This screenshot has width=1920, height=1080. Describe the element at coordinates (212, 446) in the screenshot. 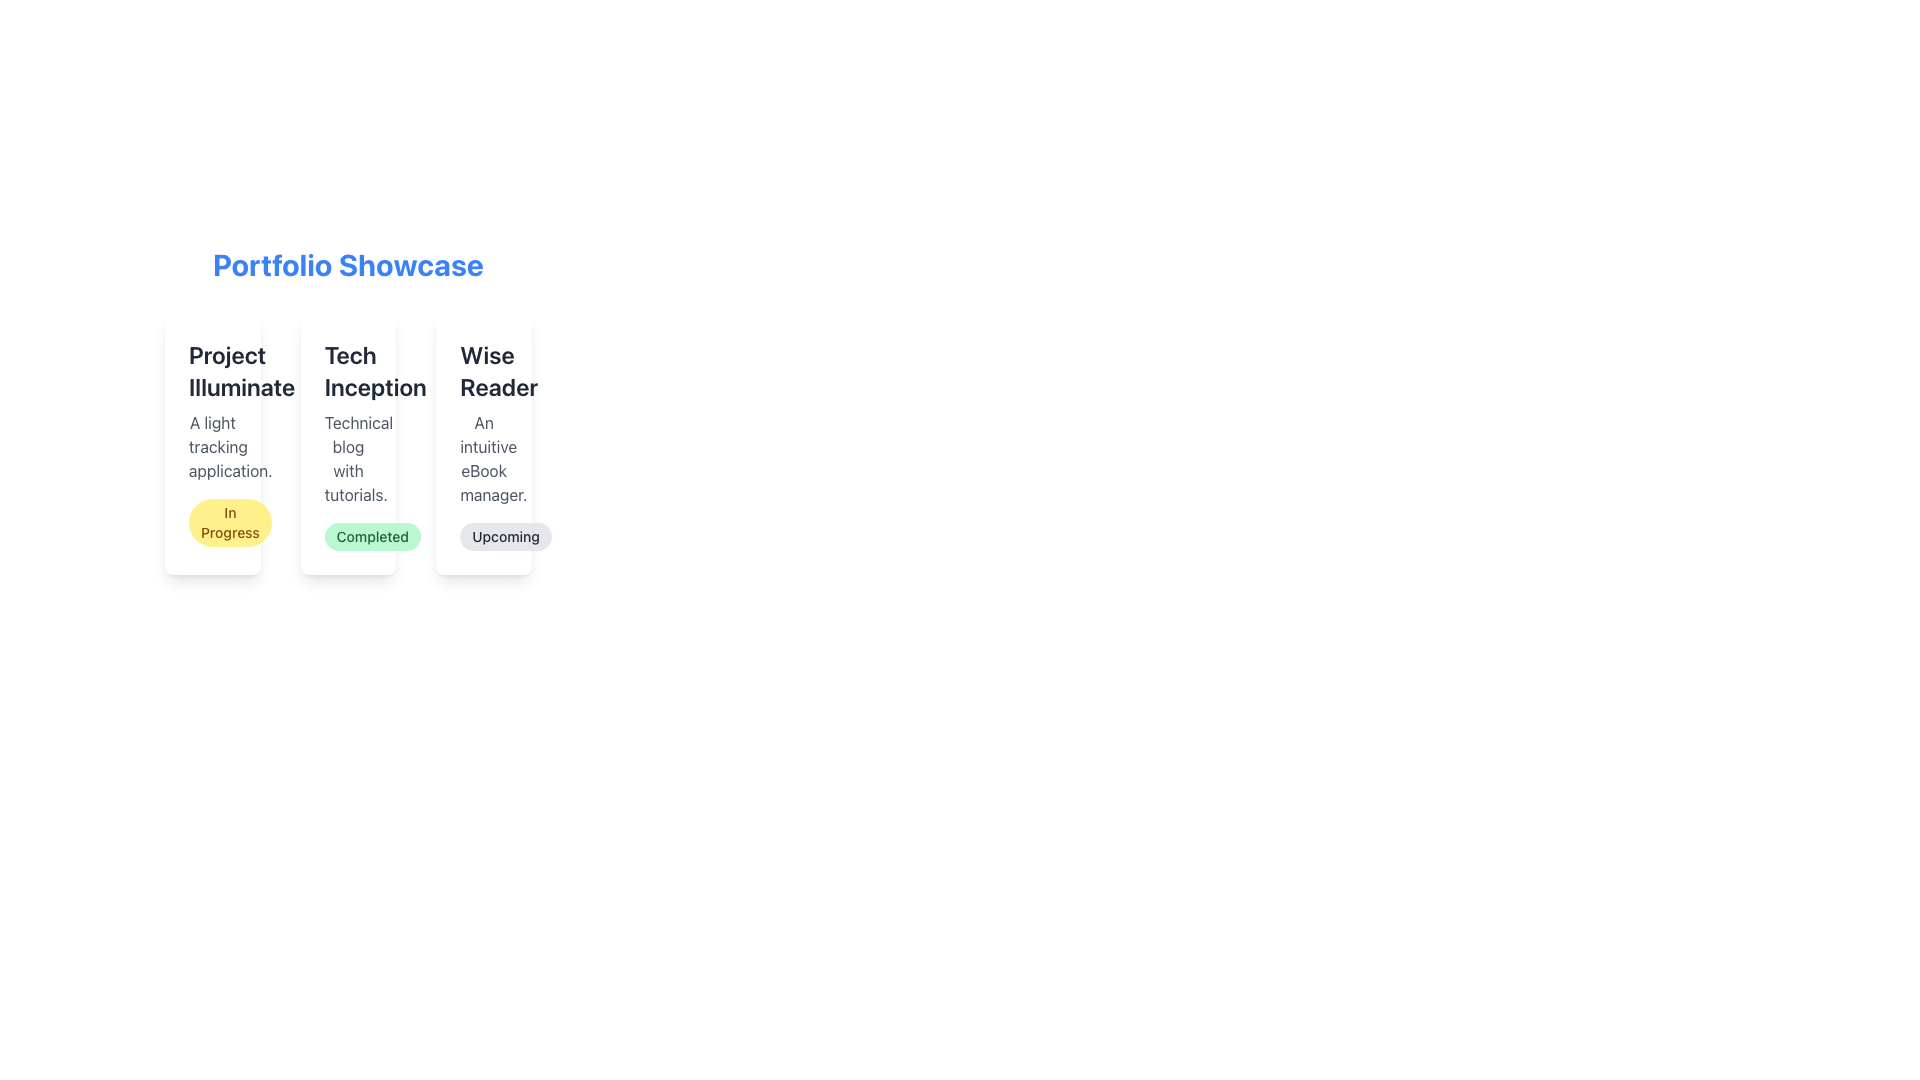

I see `the descriptive text label for 'Project Illuminate', which is located between the title and status badge` at that location.